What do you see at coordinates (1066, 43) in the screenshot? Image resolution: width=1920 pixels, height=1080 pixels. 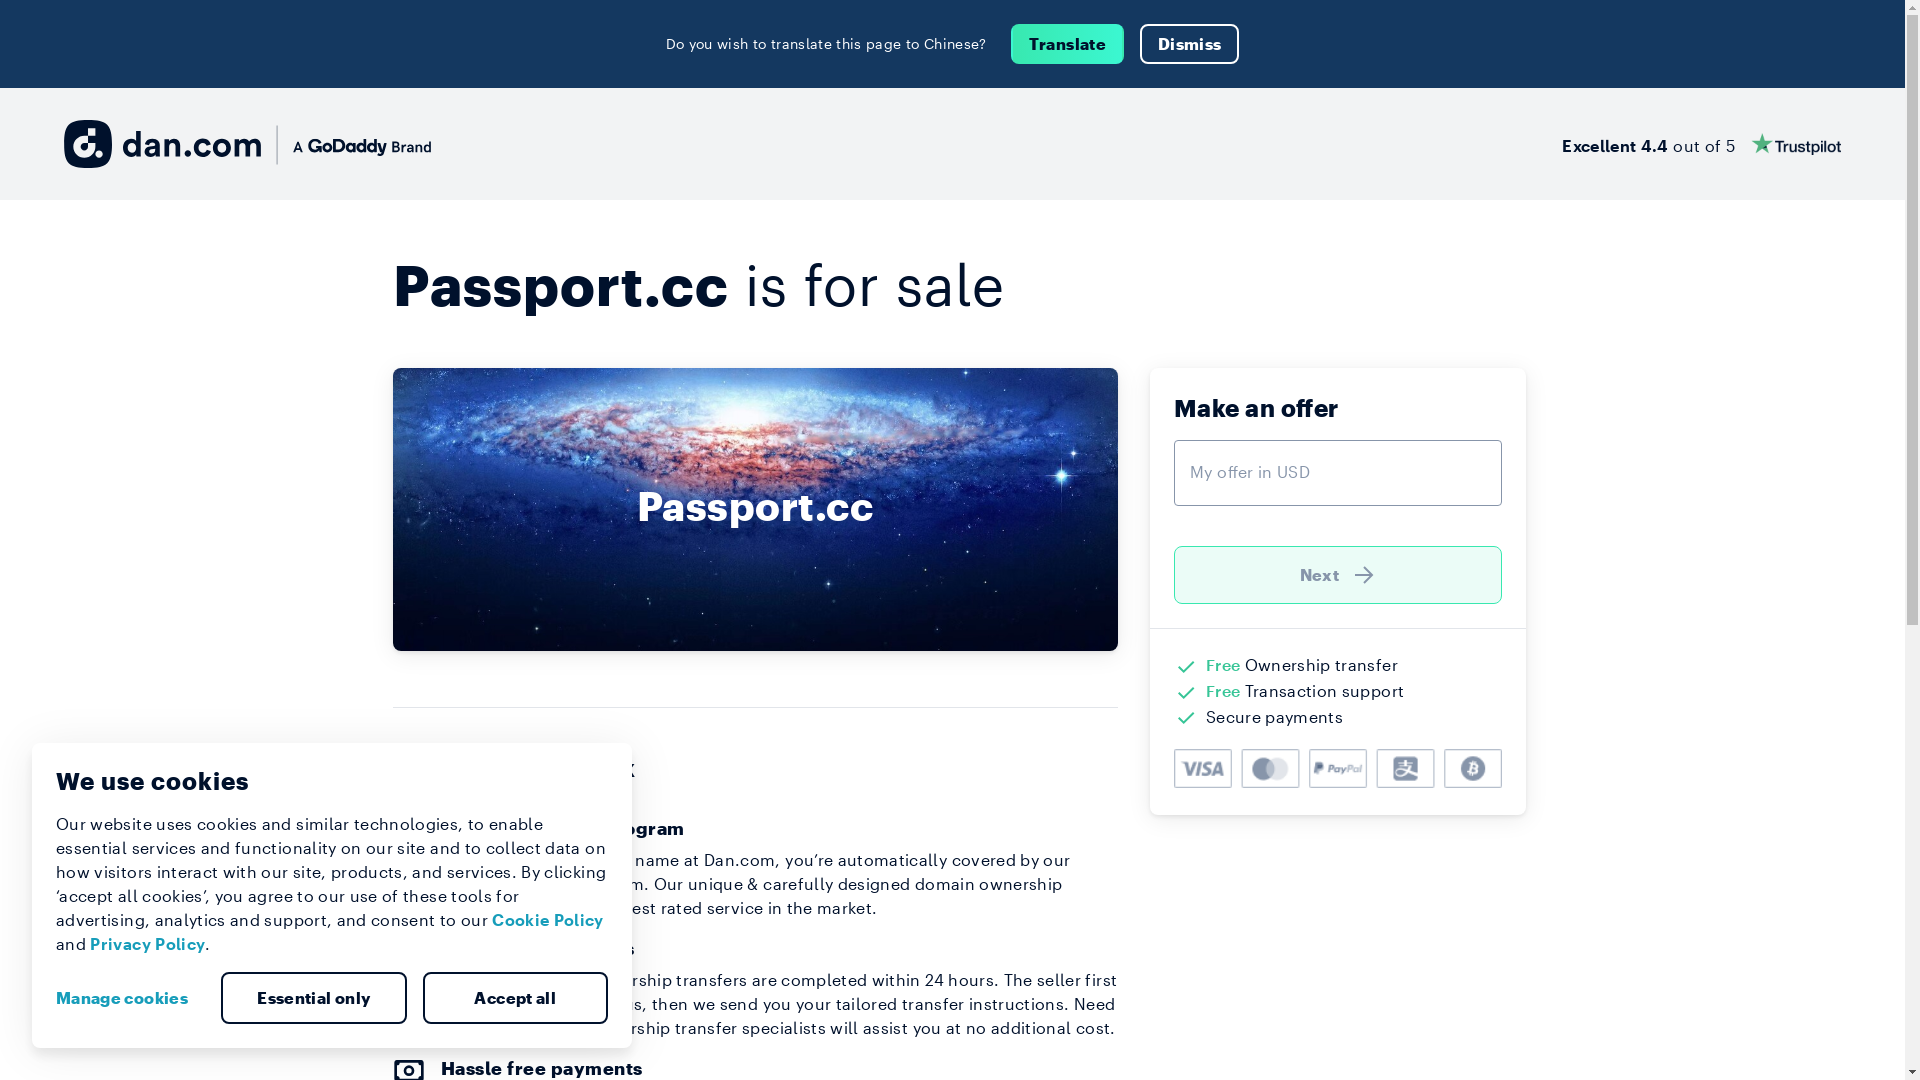 I see `'Translate'` at bounding box center [1066, 43].